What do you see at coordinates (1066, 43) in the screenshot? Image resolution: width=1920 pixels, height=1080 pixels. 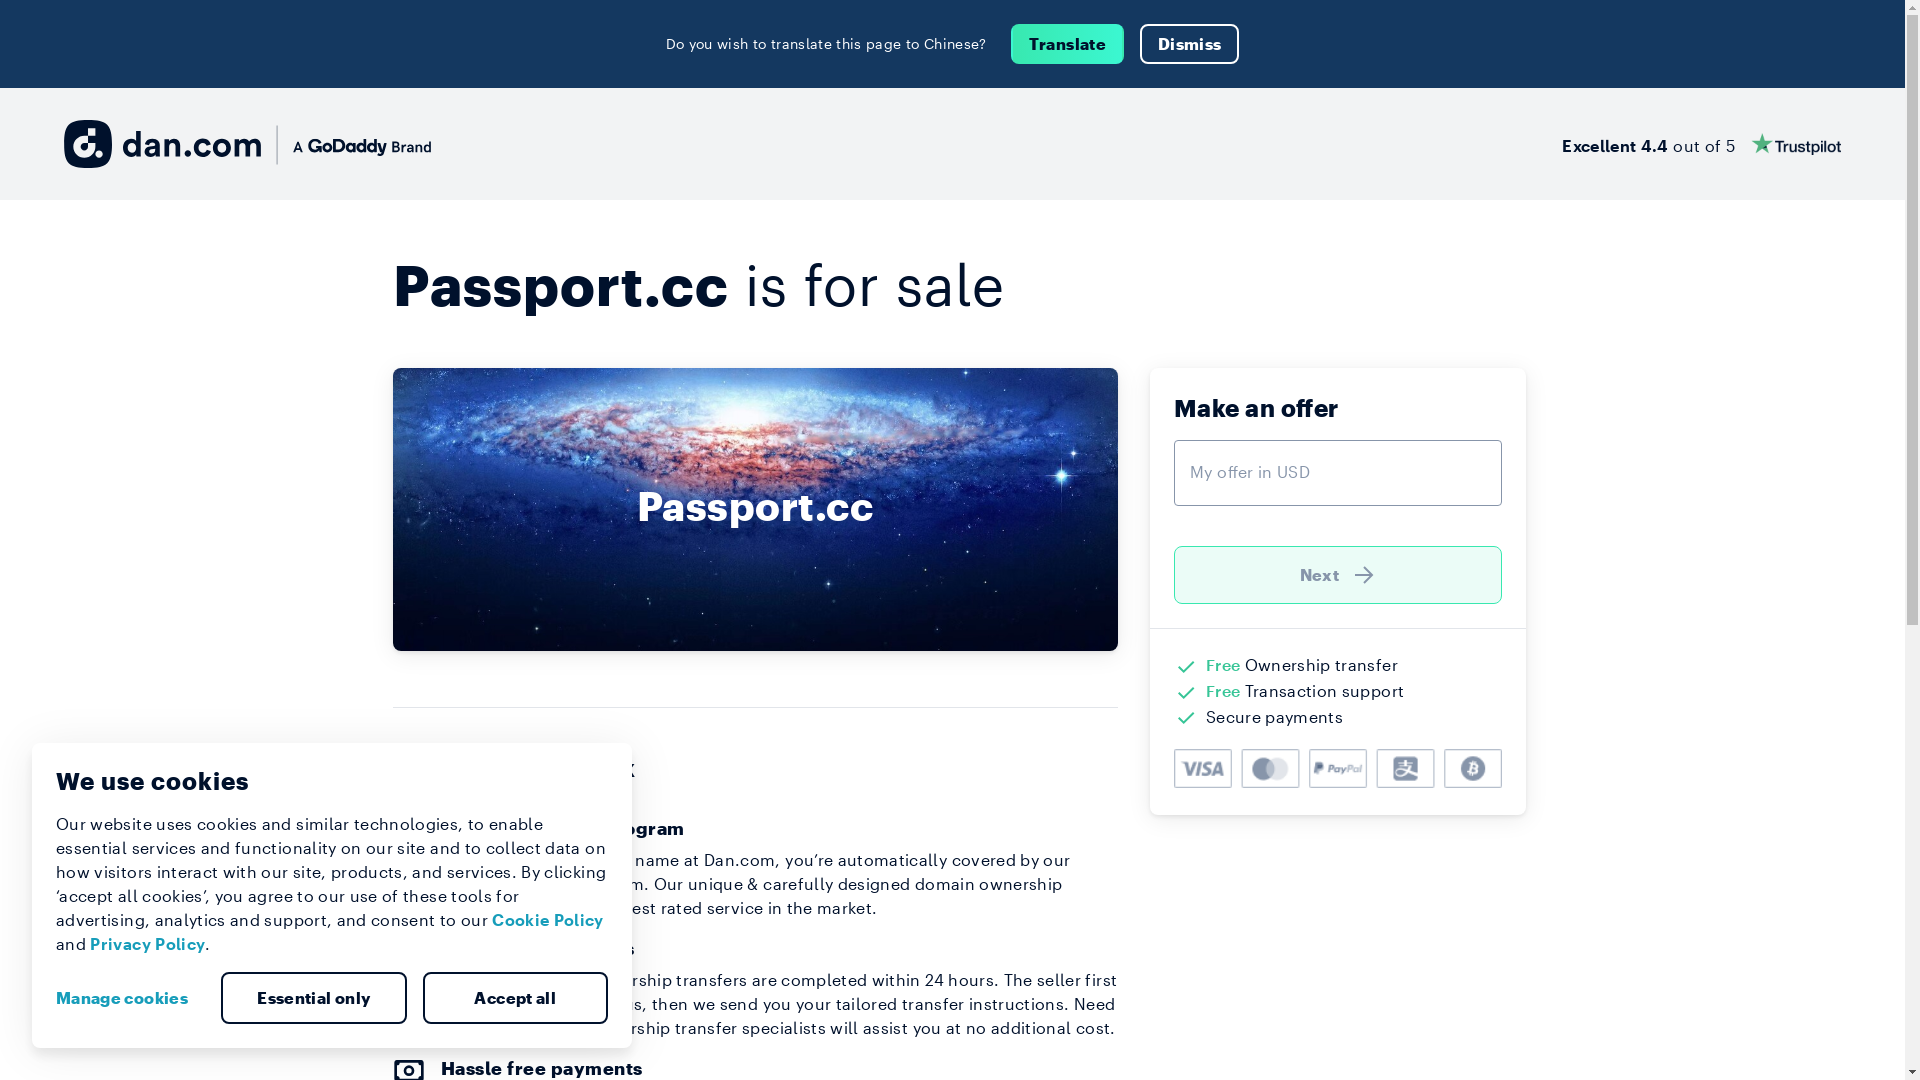 I see `'Translate'` at bounding box center [1066, 43].